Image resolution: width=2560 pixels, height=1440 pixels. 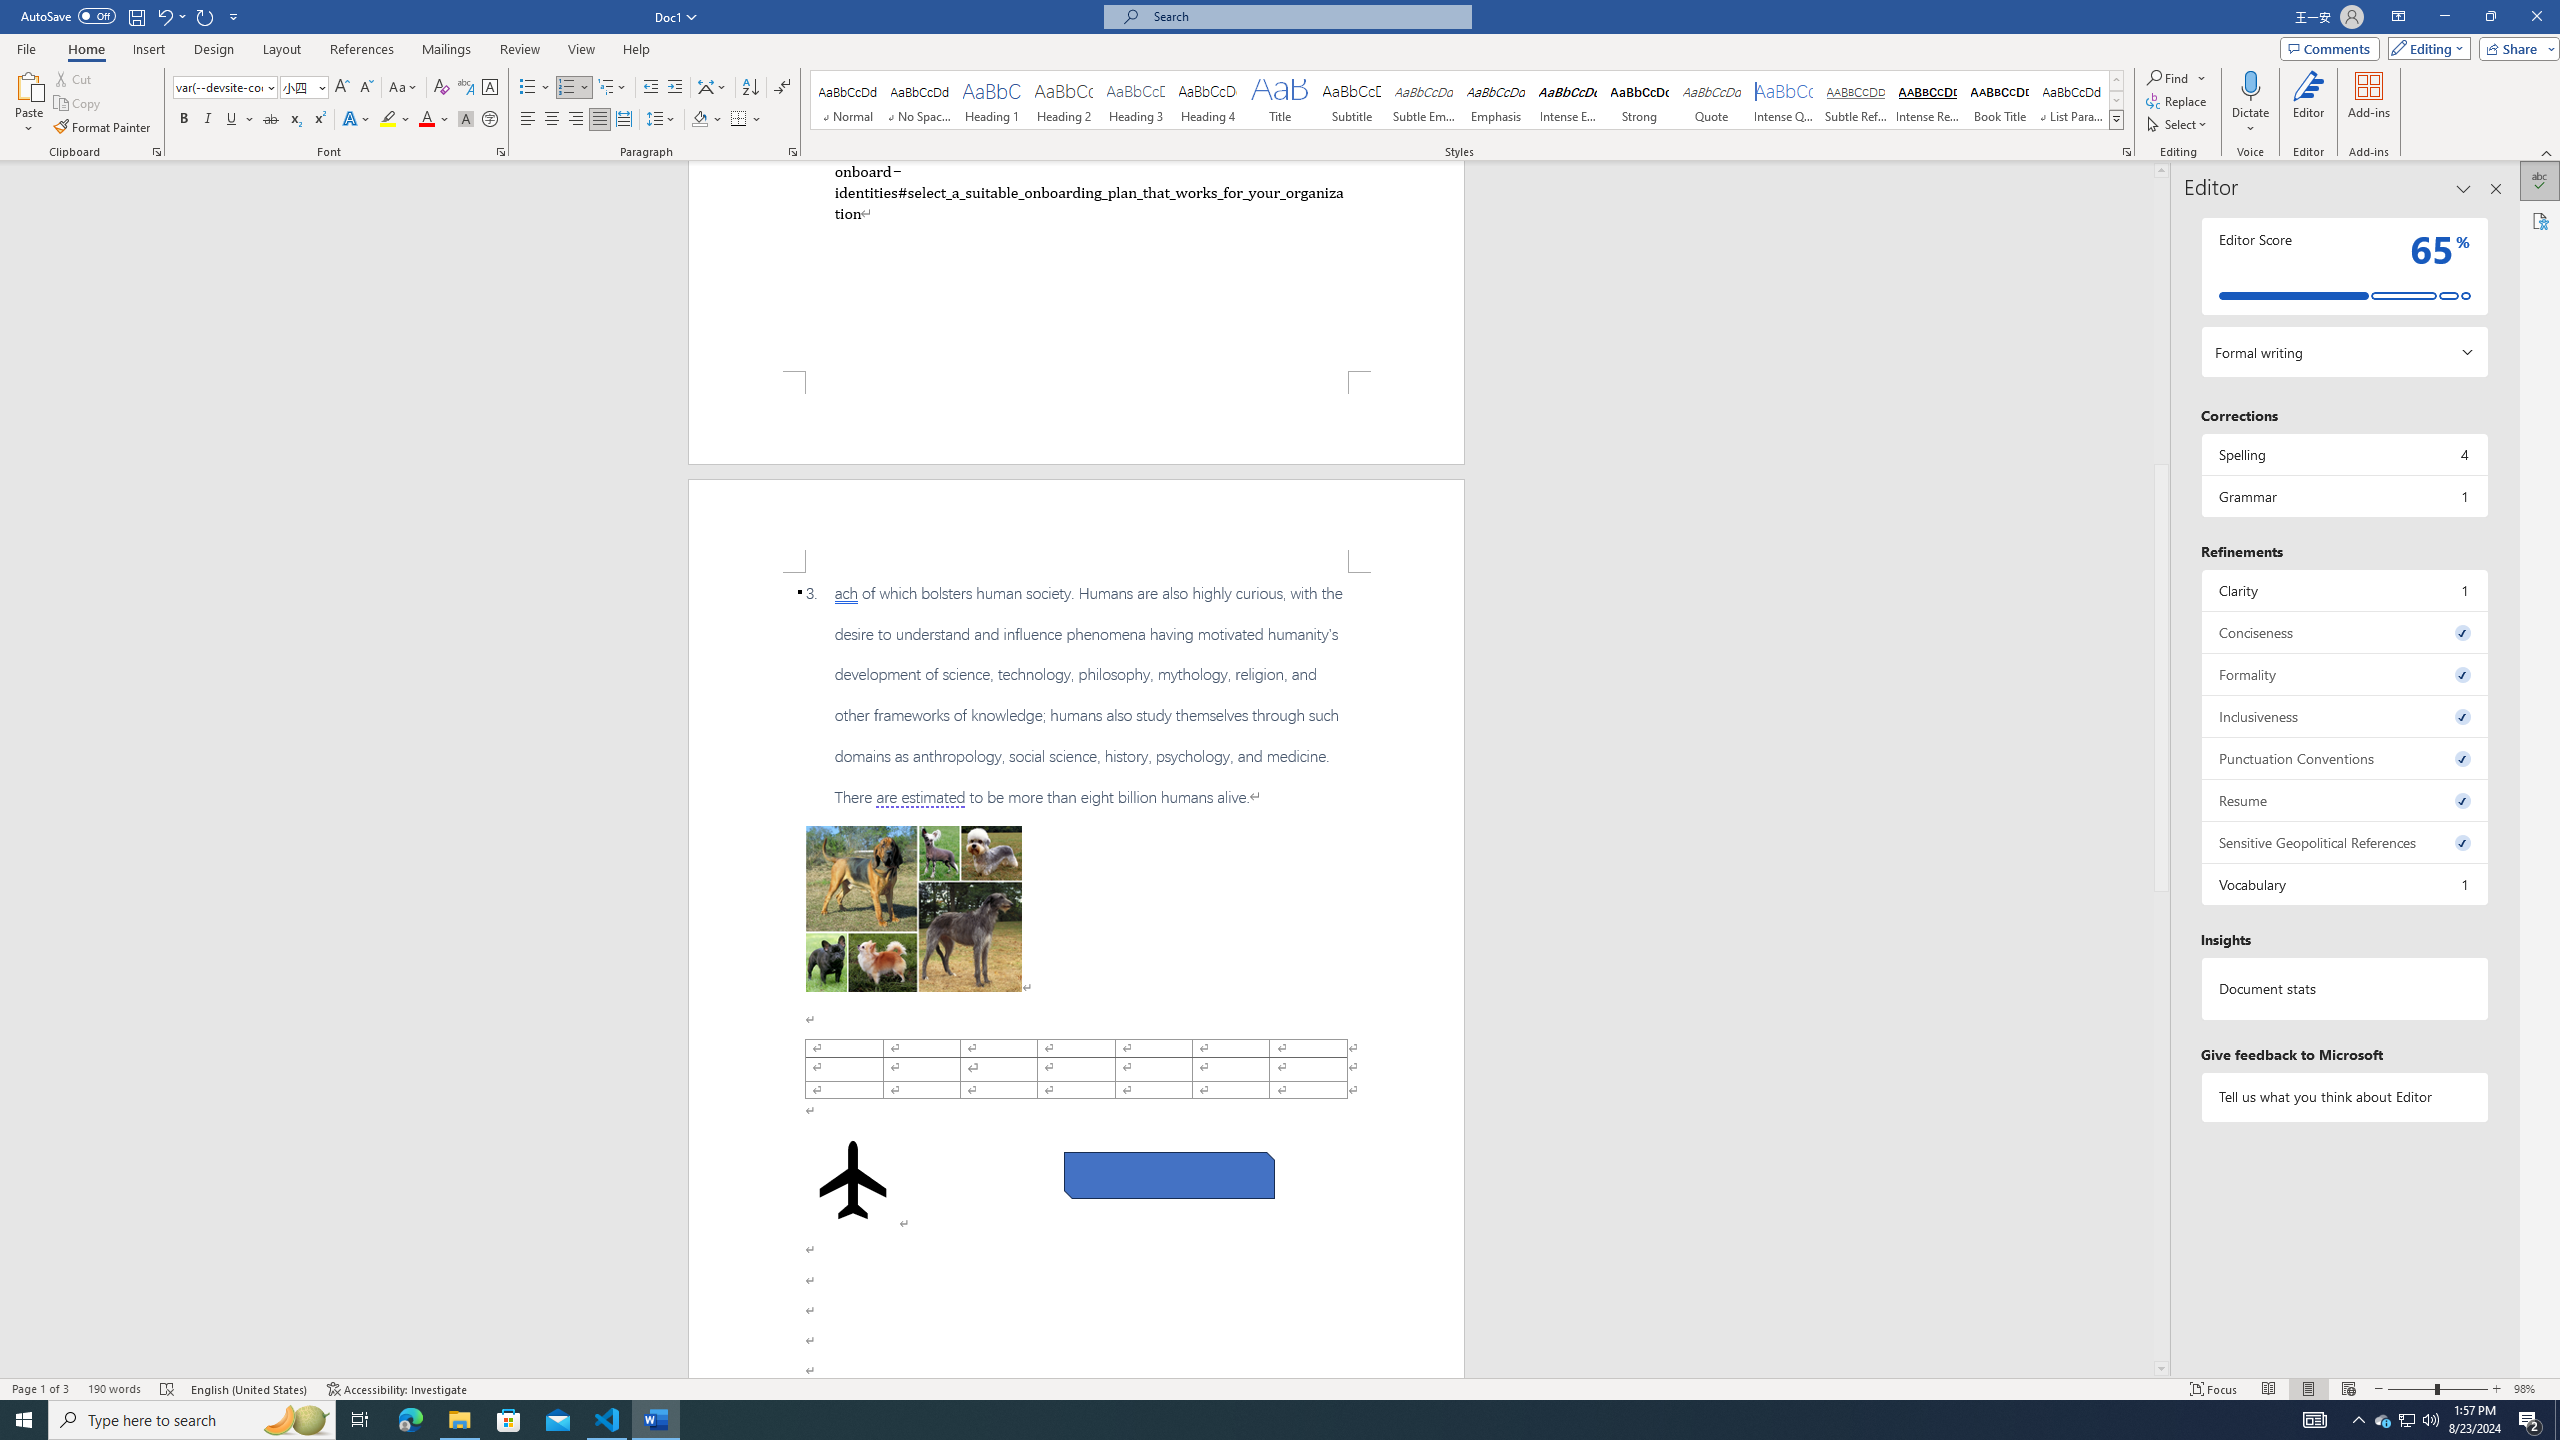 What do you see at coordinates (2308, 1389) in the screenshot?
I see `'Print Layout'` at bounding box center [2308, 1389].